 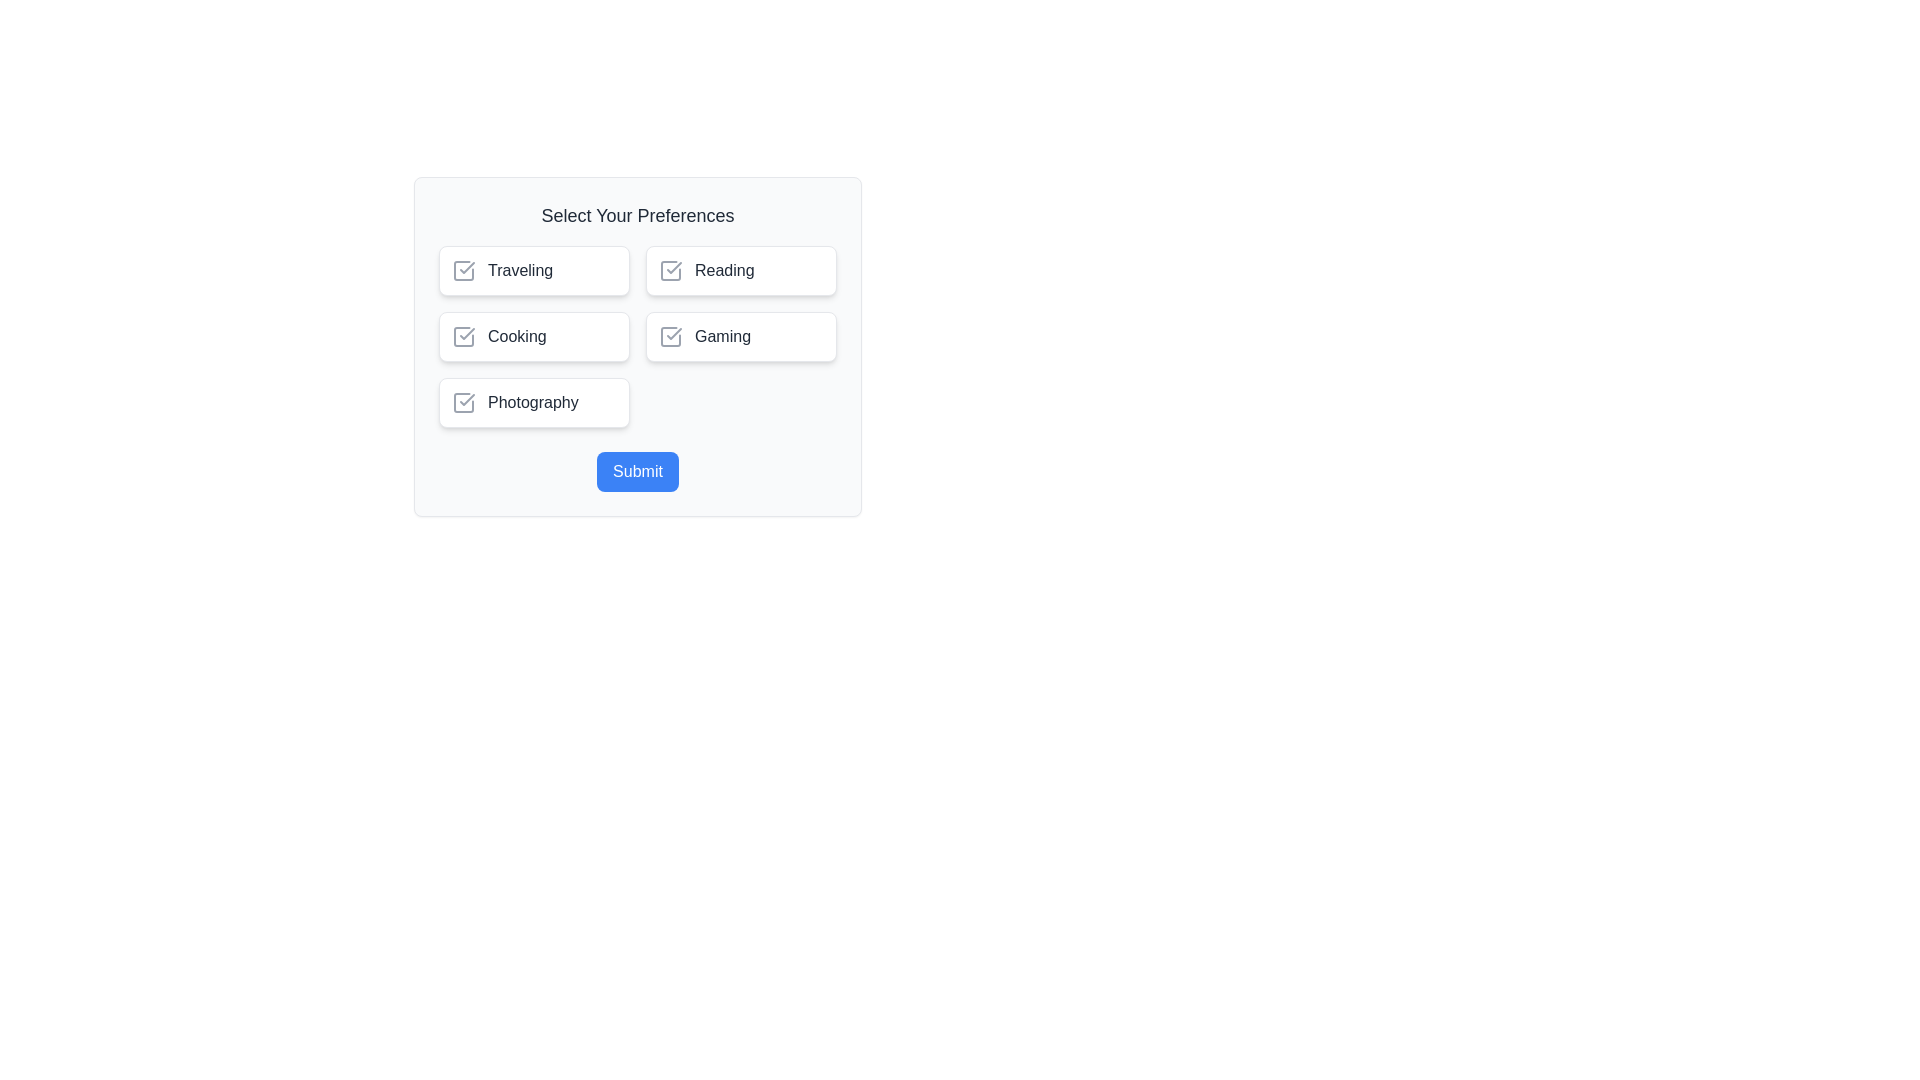 I want to click on the 'Traveling' checkbox icon, so click(x=463, y=270).